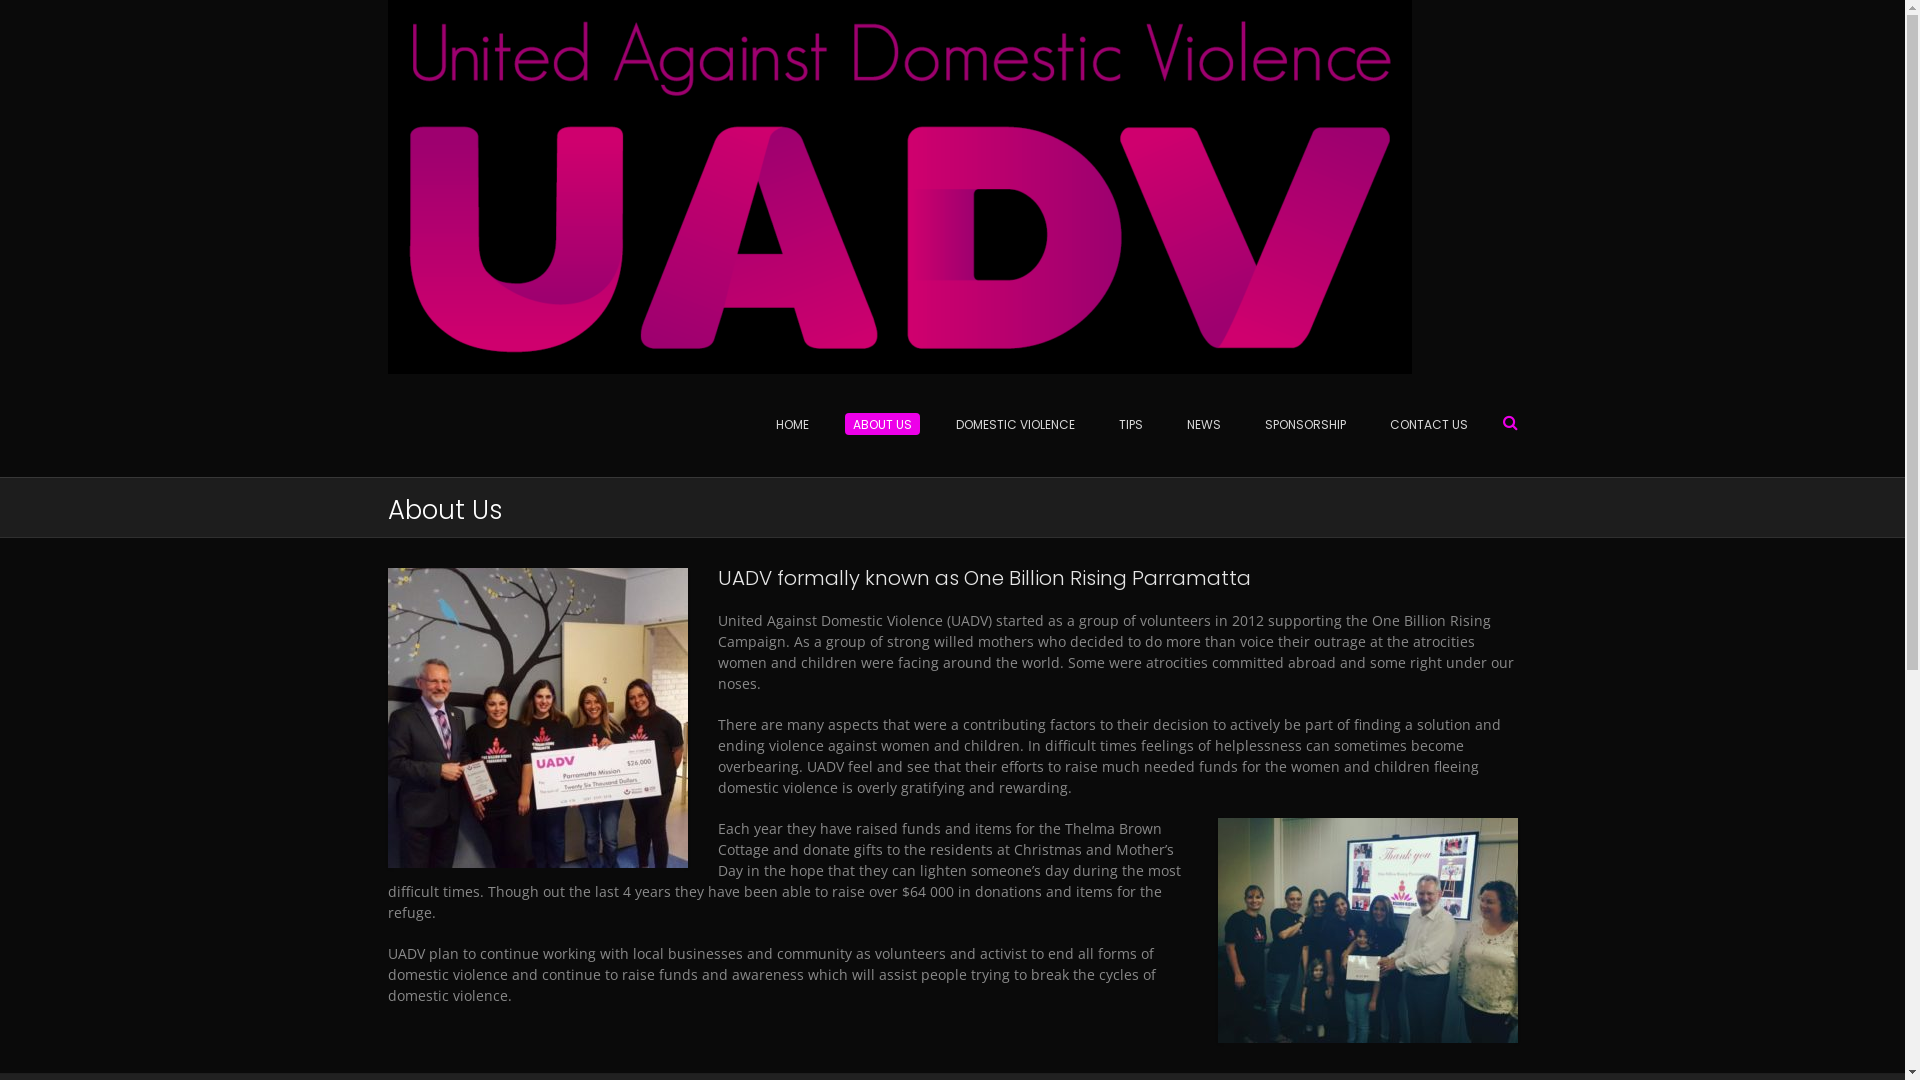  What do you see at coordinates (752, 424) in the screenshot?
I see `'HOME'` at bounding box center [752, 424].